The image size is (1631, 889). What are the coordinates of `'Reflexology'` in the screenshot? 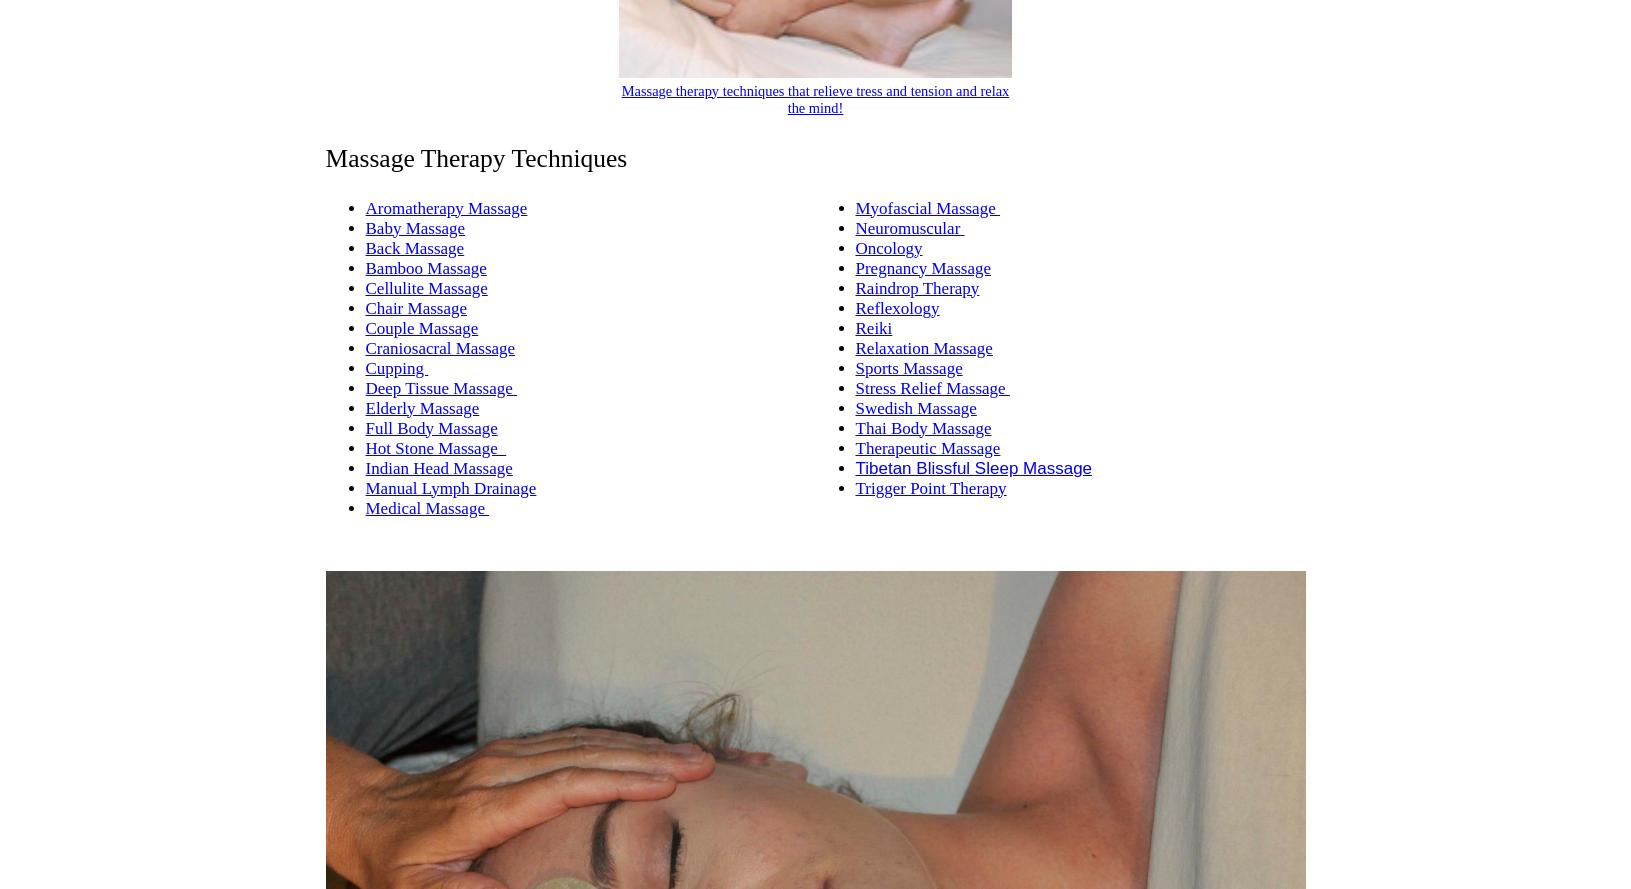 It's located at (854, 307).